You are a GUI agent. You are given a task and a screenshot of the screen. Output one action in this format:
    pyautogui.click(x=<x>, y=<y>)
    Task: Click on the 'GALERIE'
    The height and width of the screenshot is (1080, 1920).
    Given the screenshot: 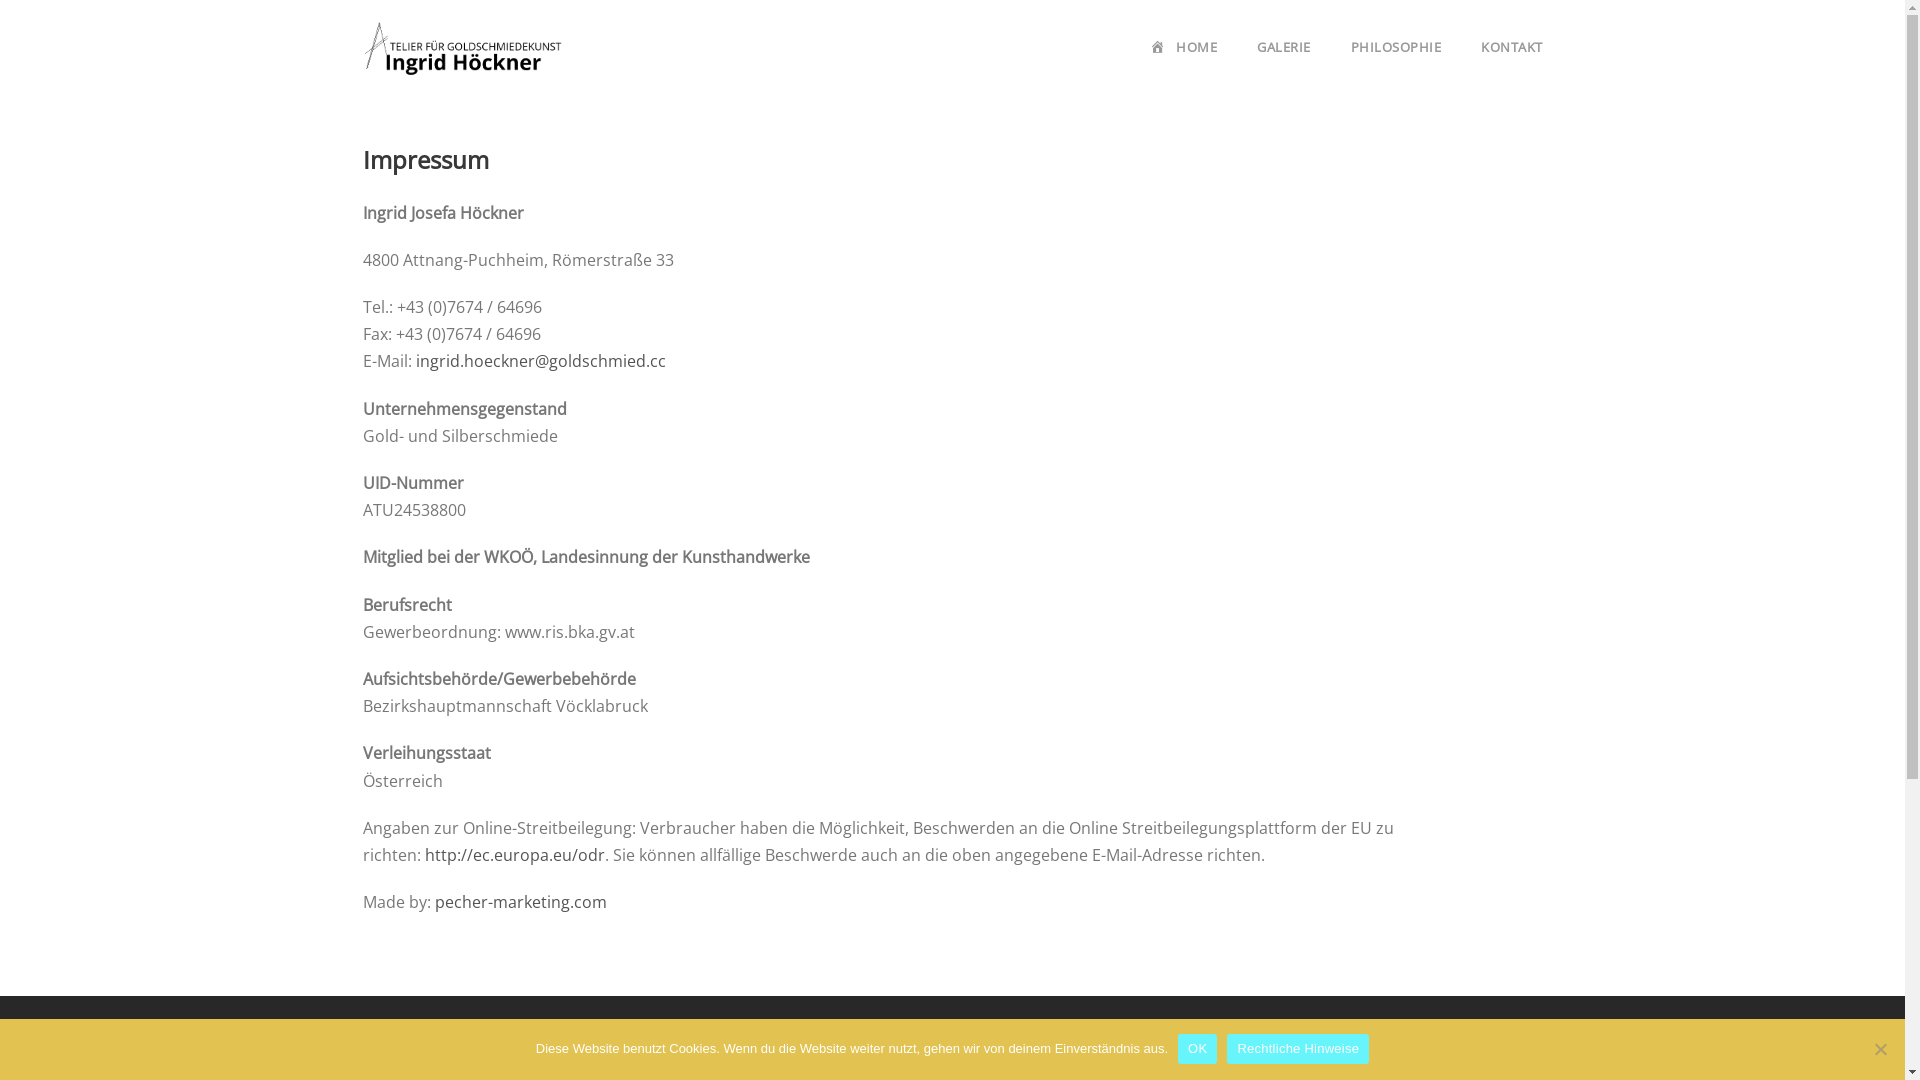 What is the action you would take?
    pyautogui.click(x=1283, y=63)
    